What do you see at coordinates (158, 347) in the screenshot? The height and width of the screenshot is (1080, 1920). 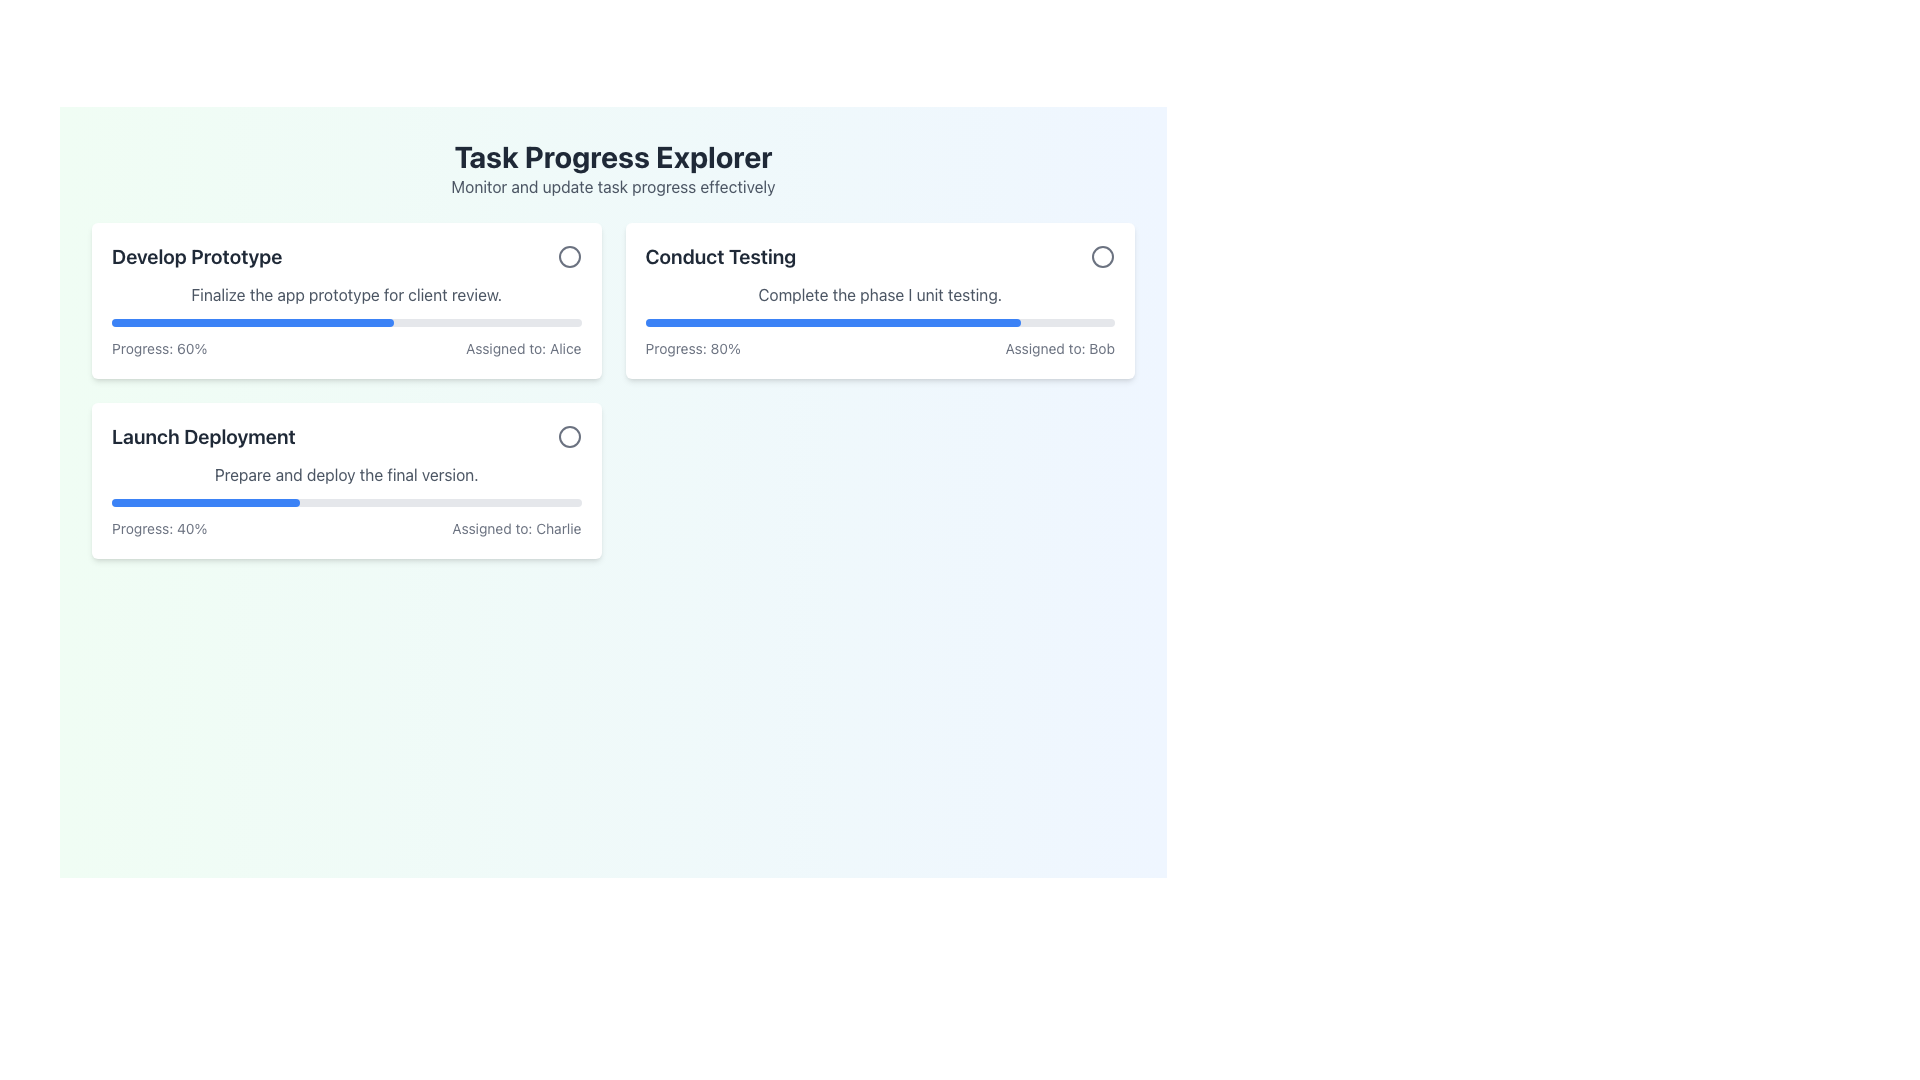 I see `the static text label displaying 'Progress: 60%' located below the progress bar and to the left of 'Assigned to: Alice' in the 'Develop Prototype' card` at bounding box center [158, 347].